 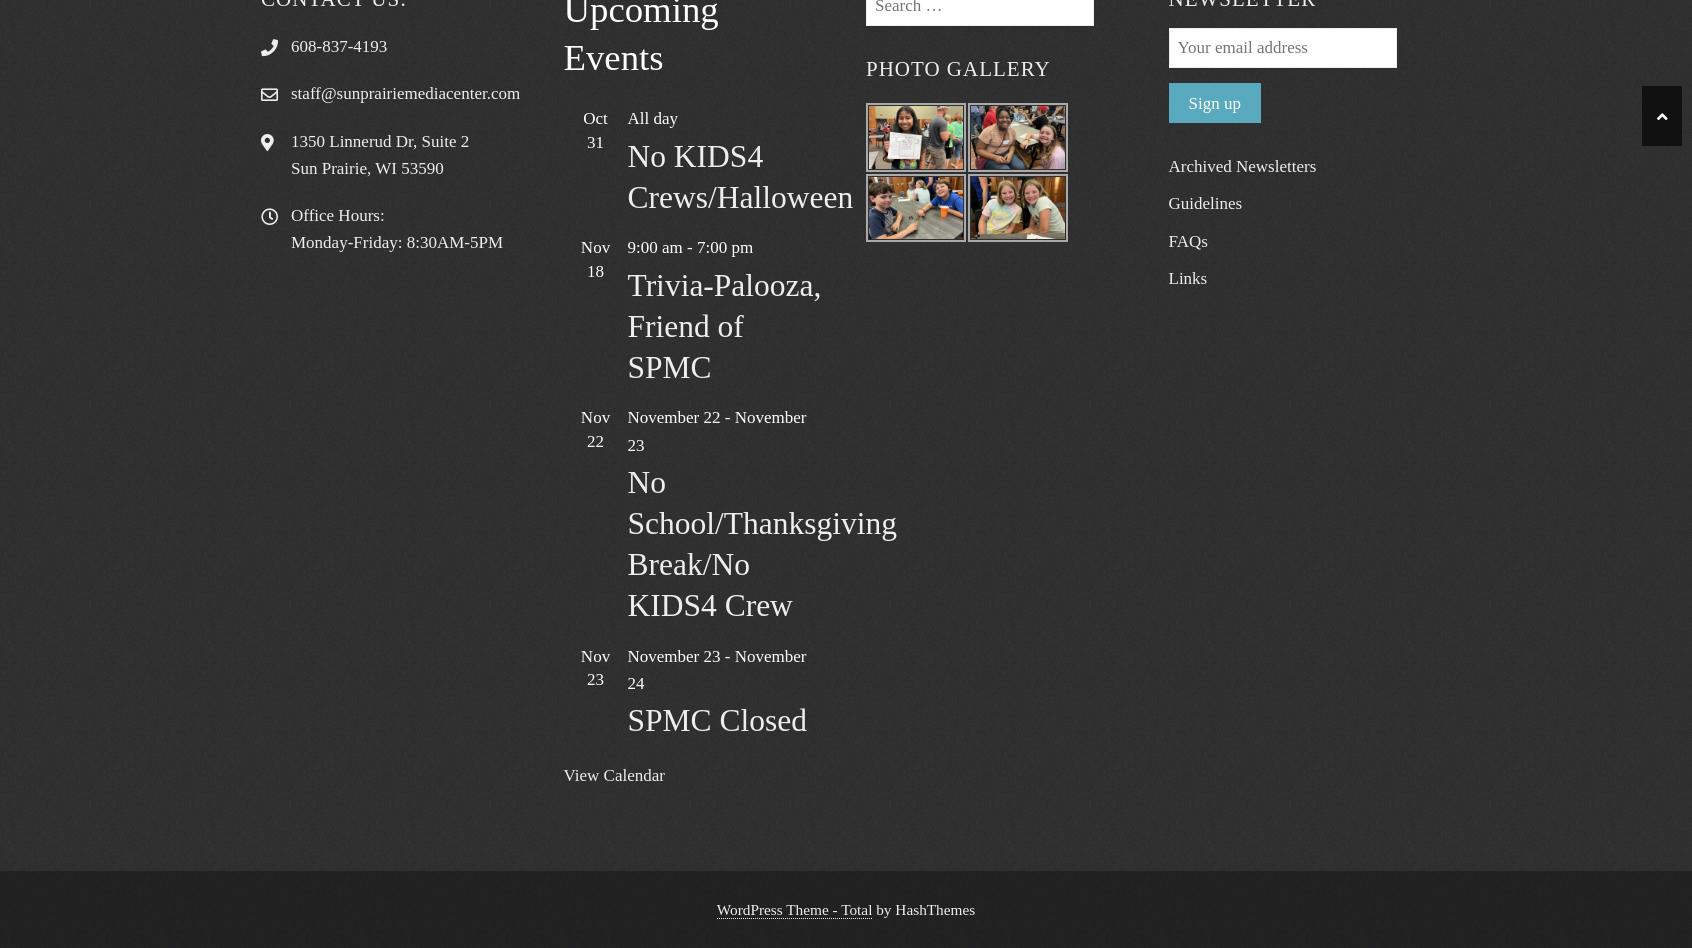 What do you see at coordinates (695, 247) in the screenshot?
I see `'7:00 pm'` at bounding box center [695, 247].